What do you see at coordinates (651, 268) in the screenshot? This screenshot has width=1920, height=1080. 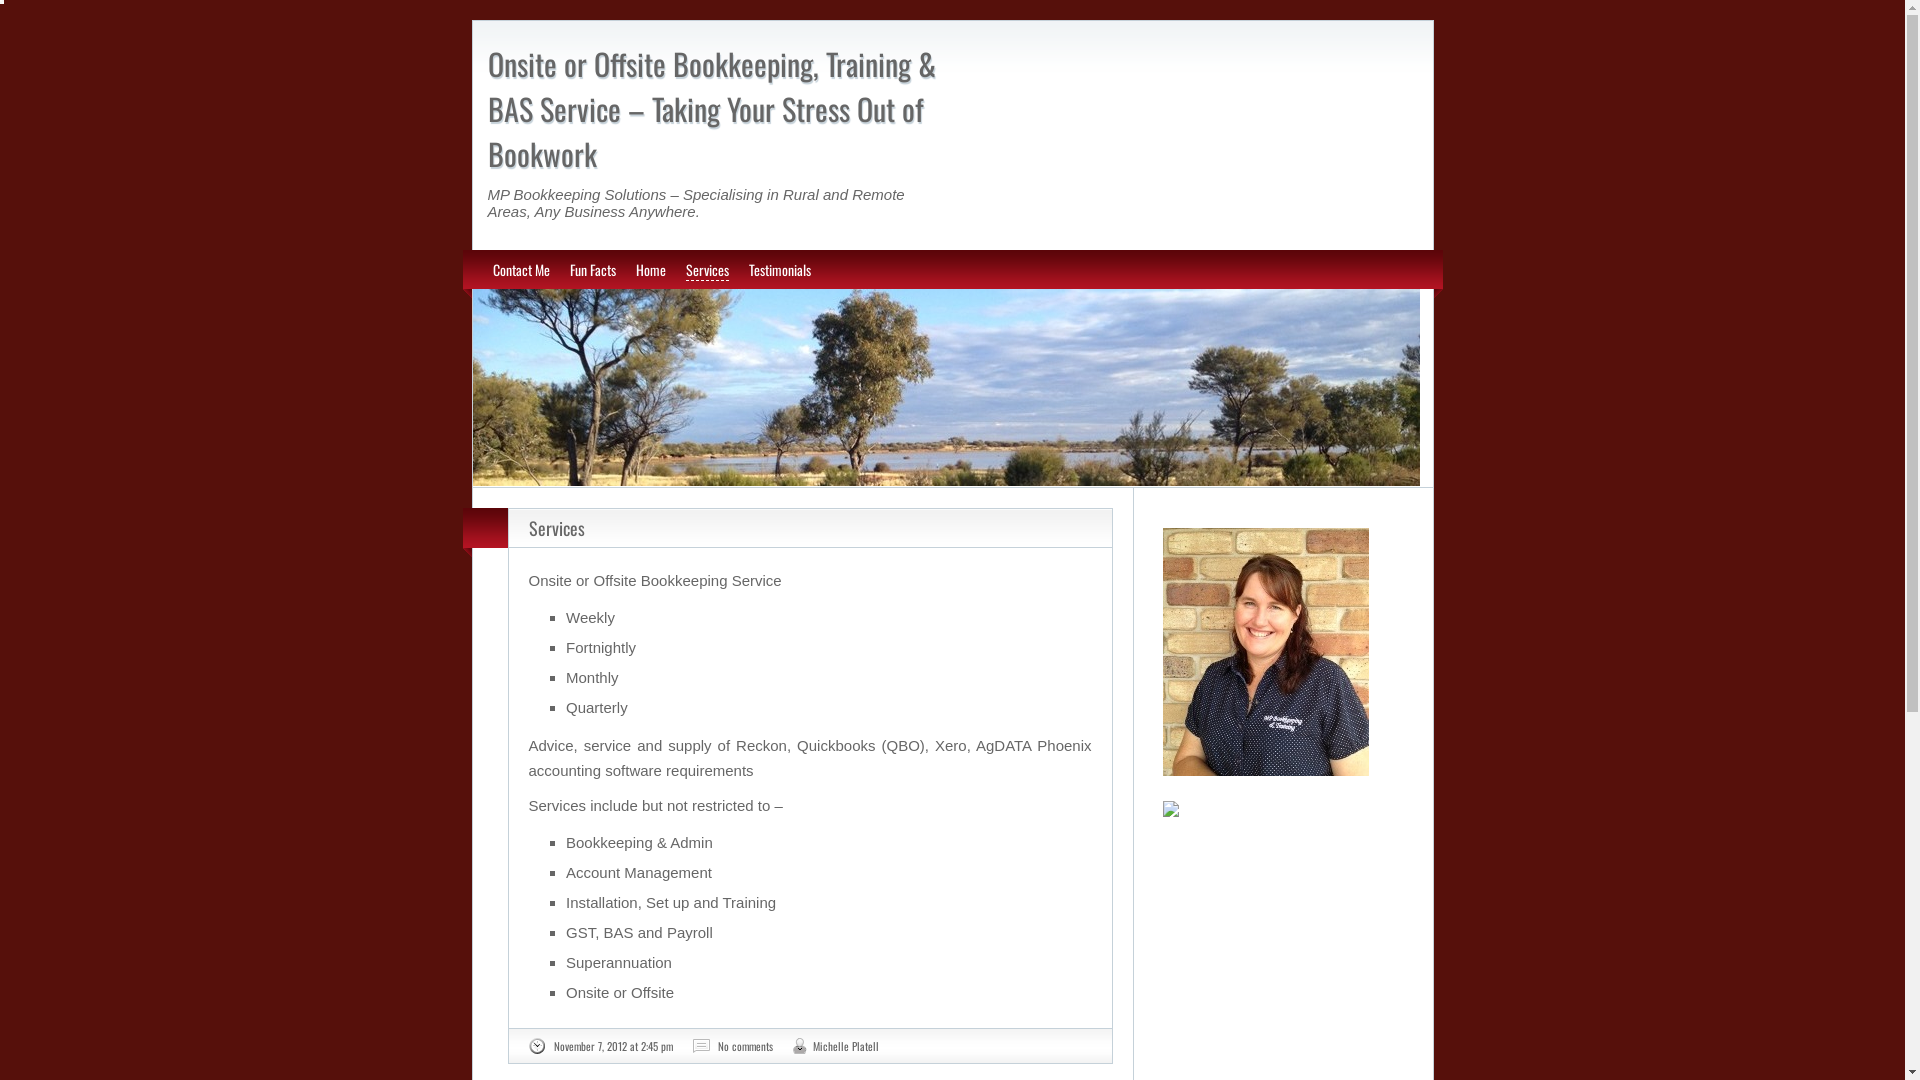 I see `'Home'` at bounding box center [651, 268].